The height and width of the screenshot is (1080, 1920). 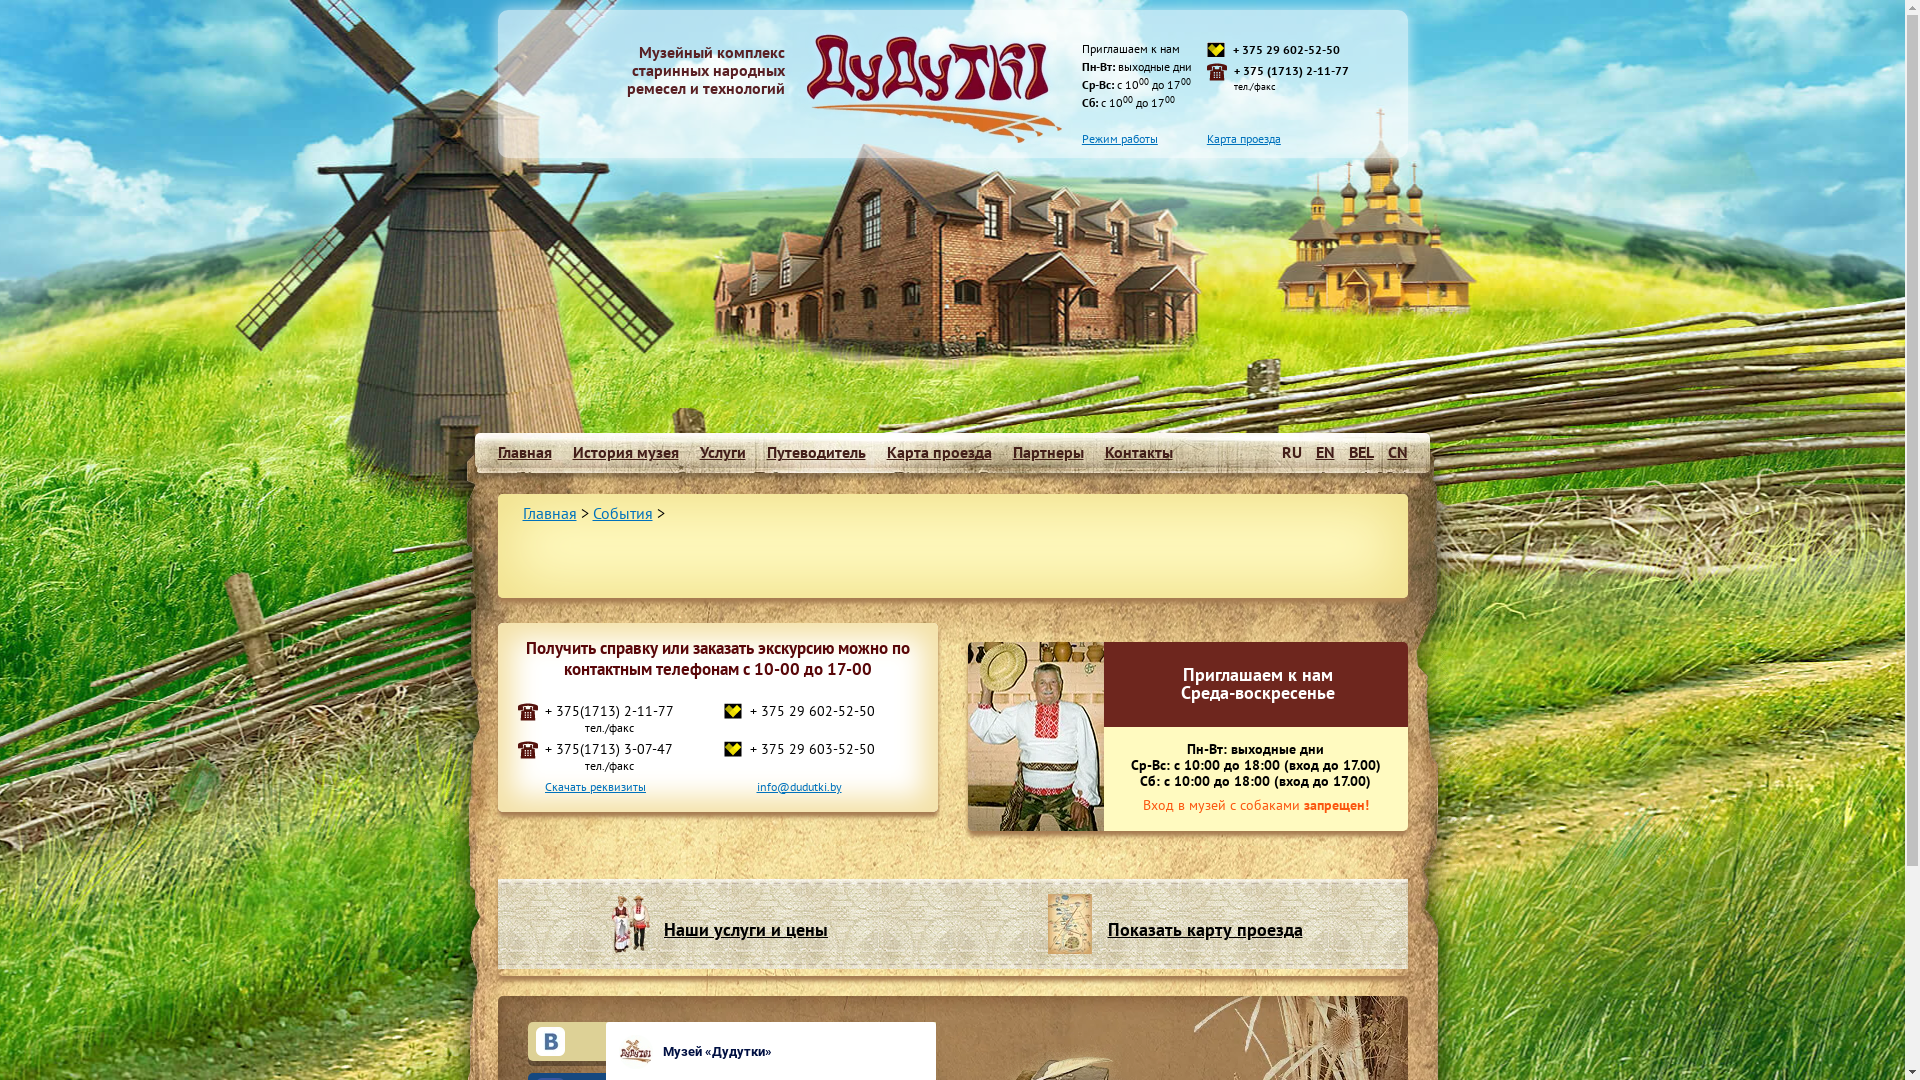 I want to click on 'EN', so click(x=1325, y=451).